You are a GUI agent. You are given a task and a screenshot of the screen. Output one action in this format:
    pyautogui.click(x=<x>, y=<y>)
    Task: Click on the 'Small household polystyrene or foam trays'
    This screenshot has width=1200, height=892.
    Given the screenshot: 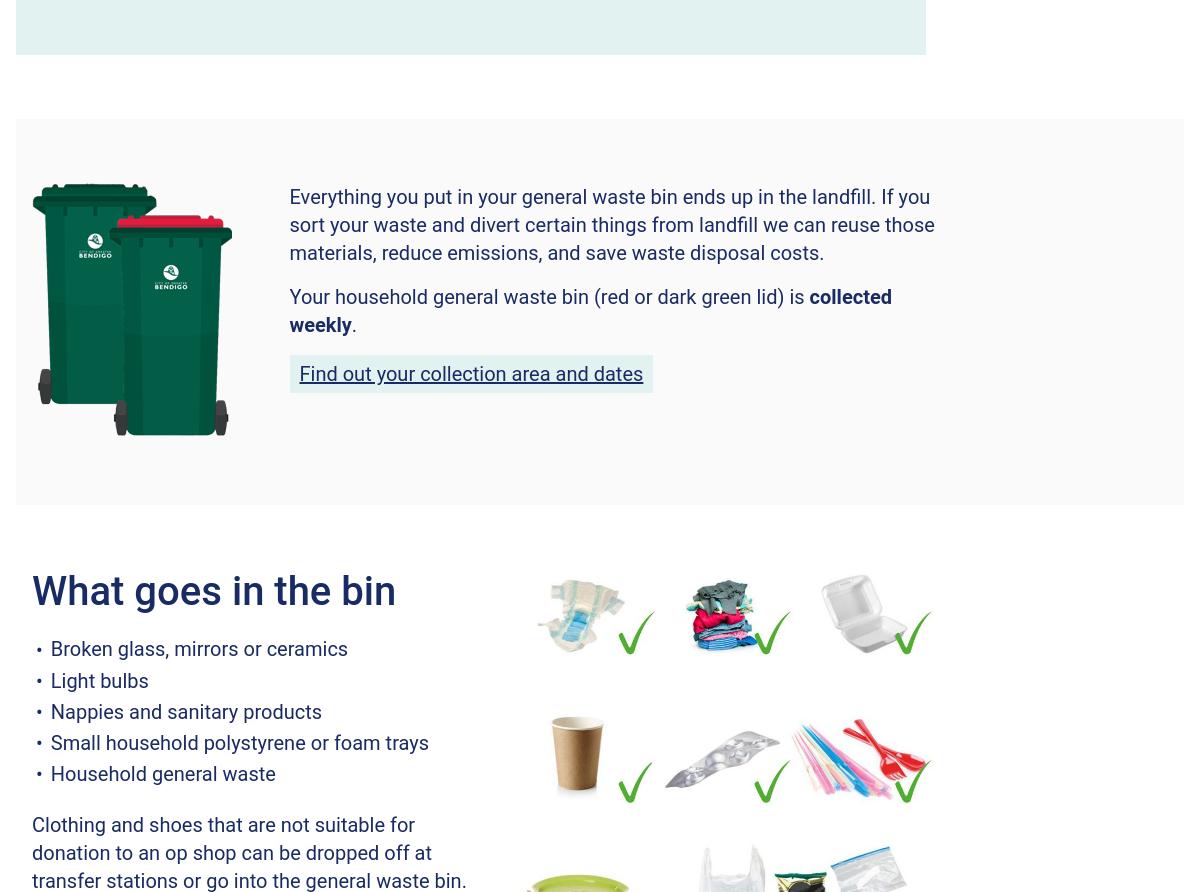 What is the action you would take?
    pyautogui.click(x=50, y=741)
    